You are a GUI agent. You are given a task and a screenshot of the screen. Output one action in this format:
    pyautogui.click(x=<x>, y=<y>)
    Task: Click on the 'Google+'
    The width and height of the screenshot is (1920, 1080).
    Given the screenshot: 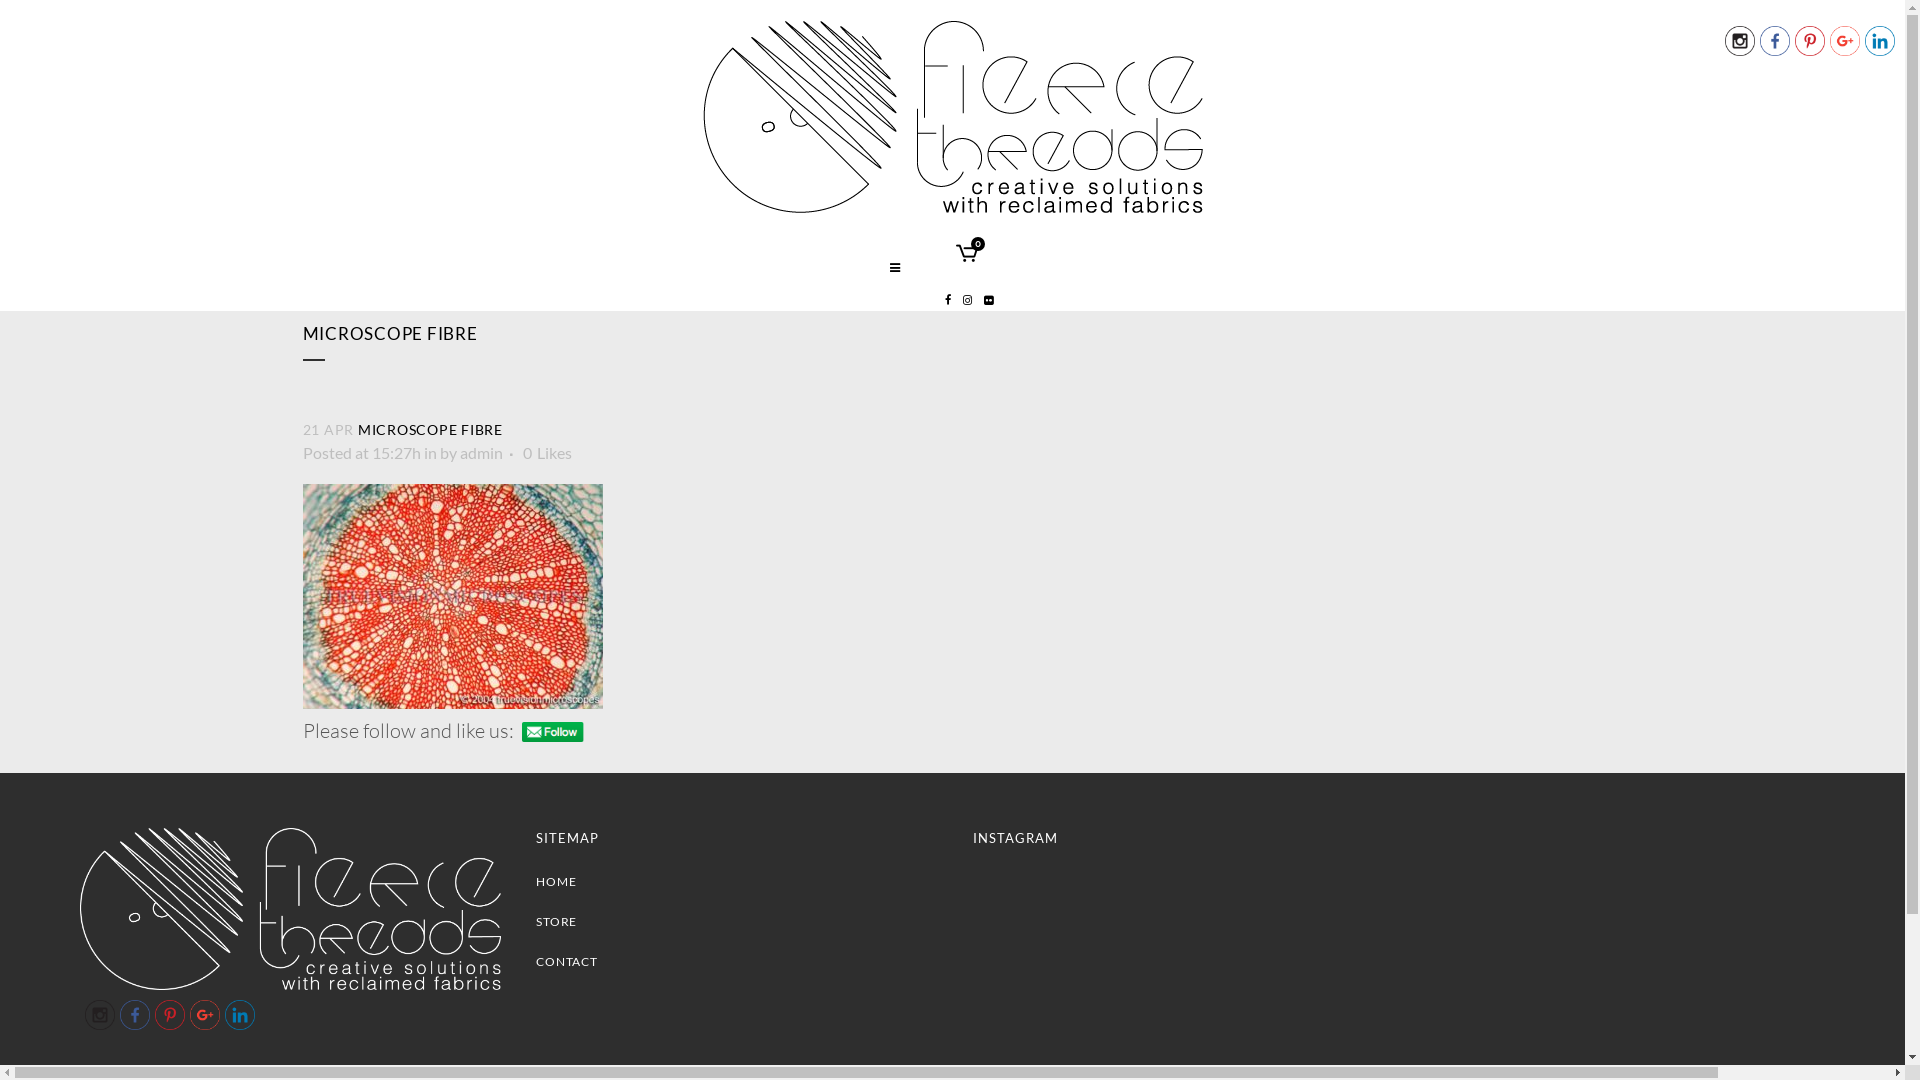 What is the action you would take?
    pyautogui.click(x=1843, y=41)
    